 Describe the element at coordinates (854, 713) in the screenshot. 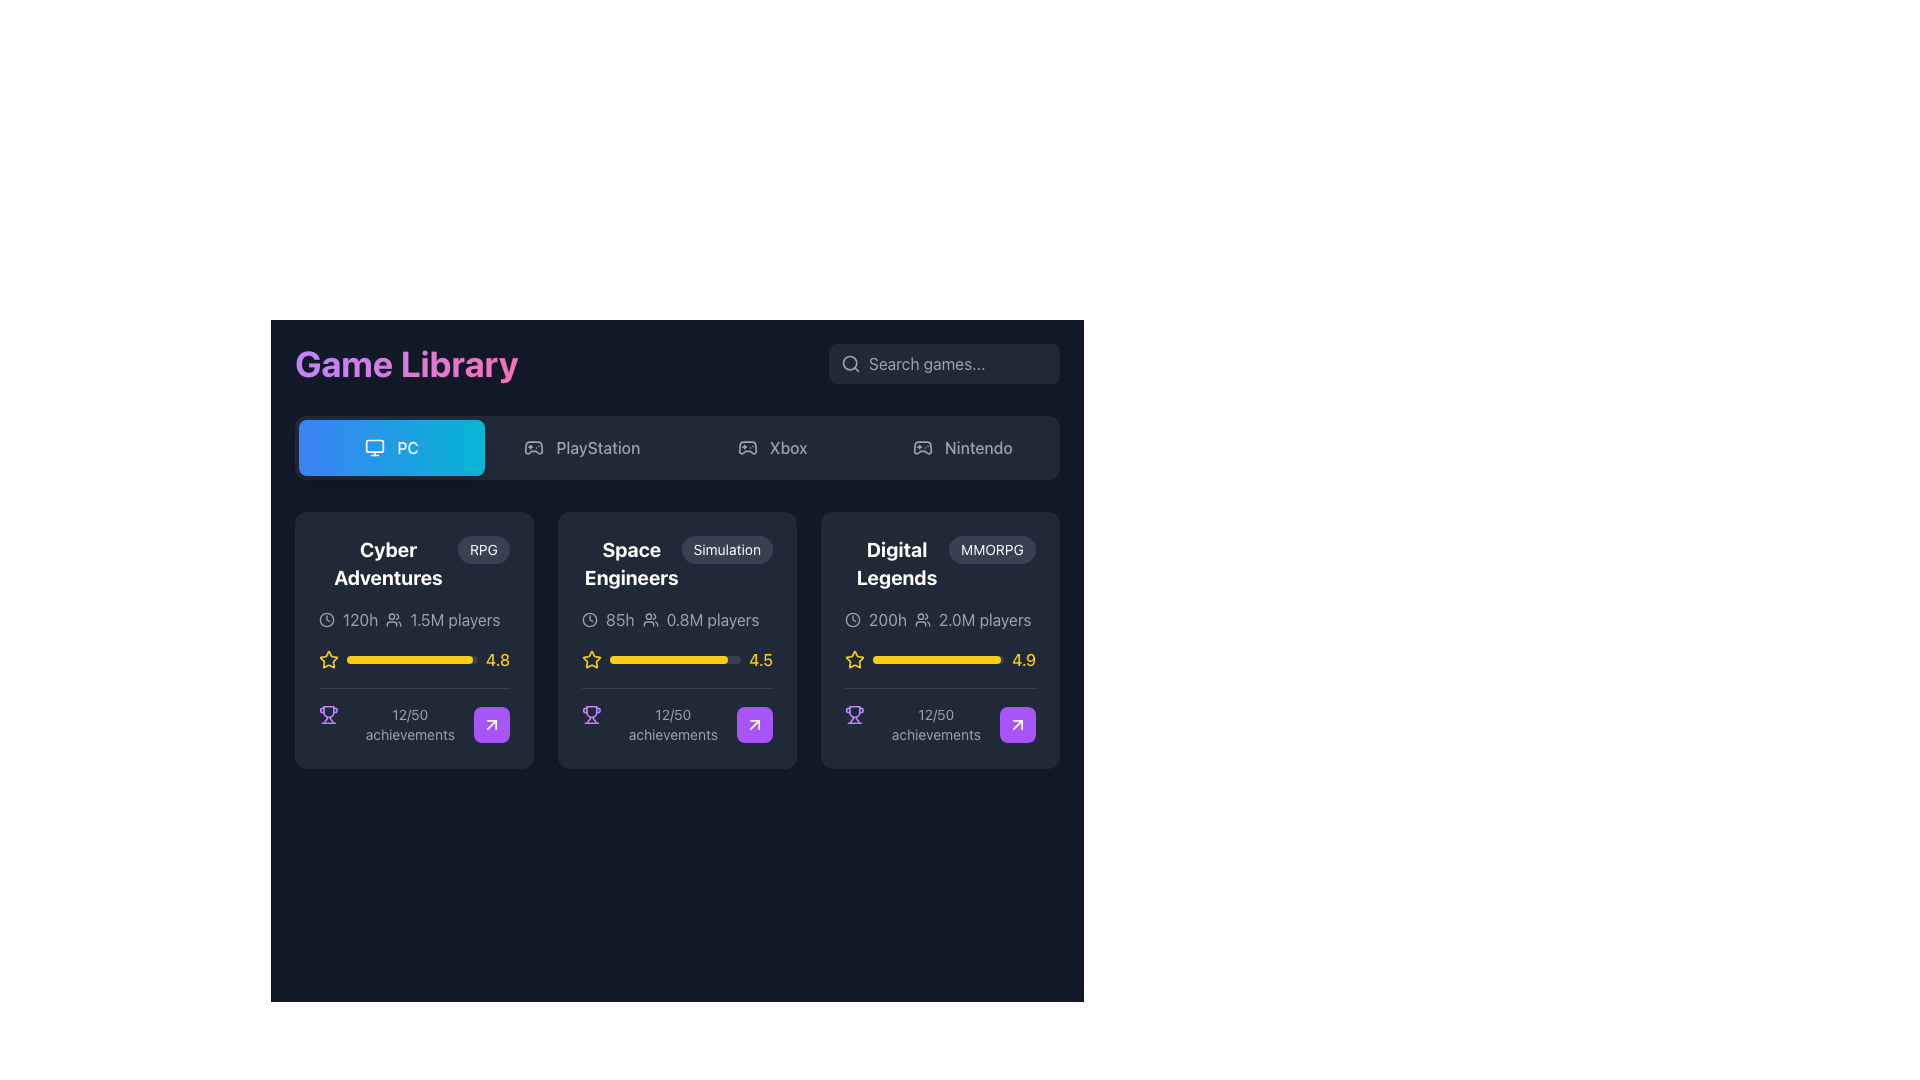

I see `the trophy-shaped icon styled in purple, located at the leftmost position within the group containing '12/50 achievements' text at the bottom left corner of the 'Digital Legends' card` at that location.